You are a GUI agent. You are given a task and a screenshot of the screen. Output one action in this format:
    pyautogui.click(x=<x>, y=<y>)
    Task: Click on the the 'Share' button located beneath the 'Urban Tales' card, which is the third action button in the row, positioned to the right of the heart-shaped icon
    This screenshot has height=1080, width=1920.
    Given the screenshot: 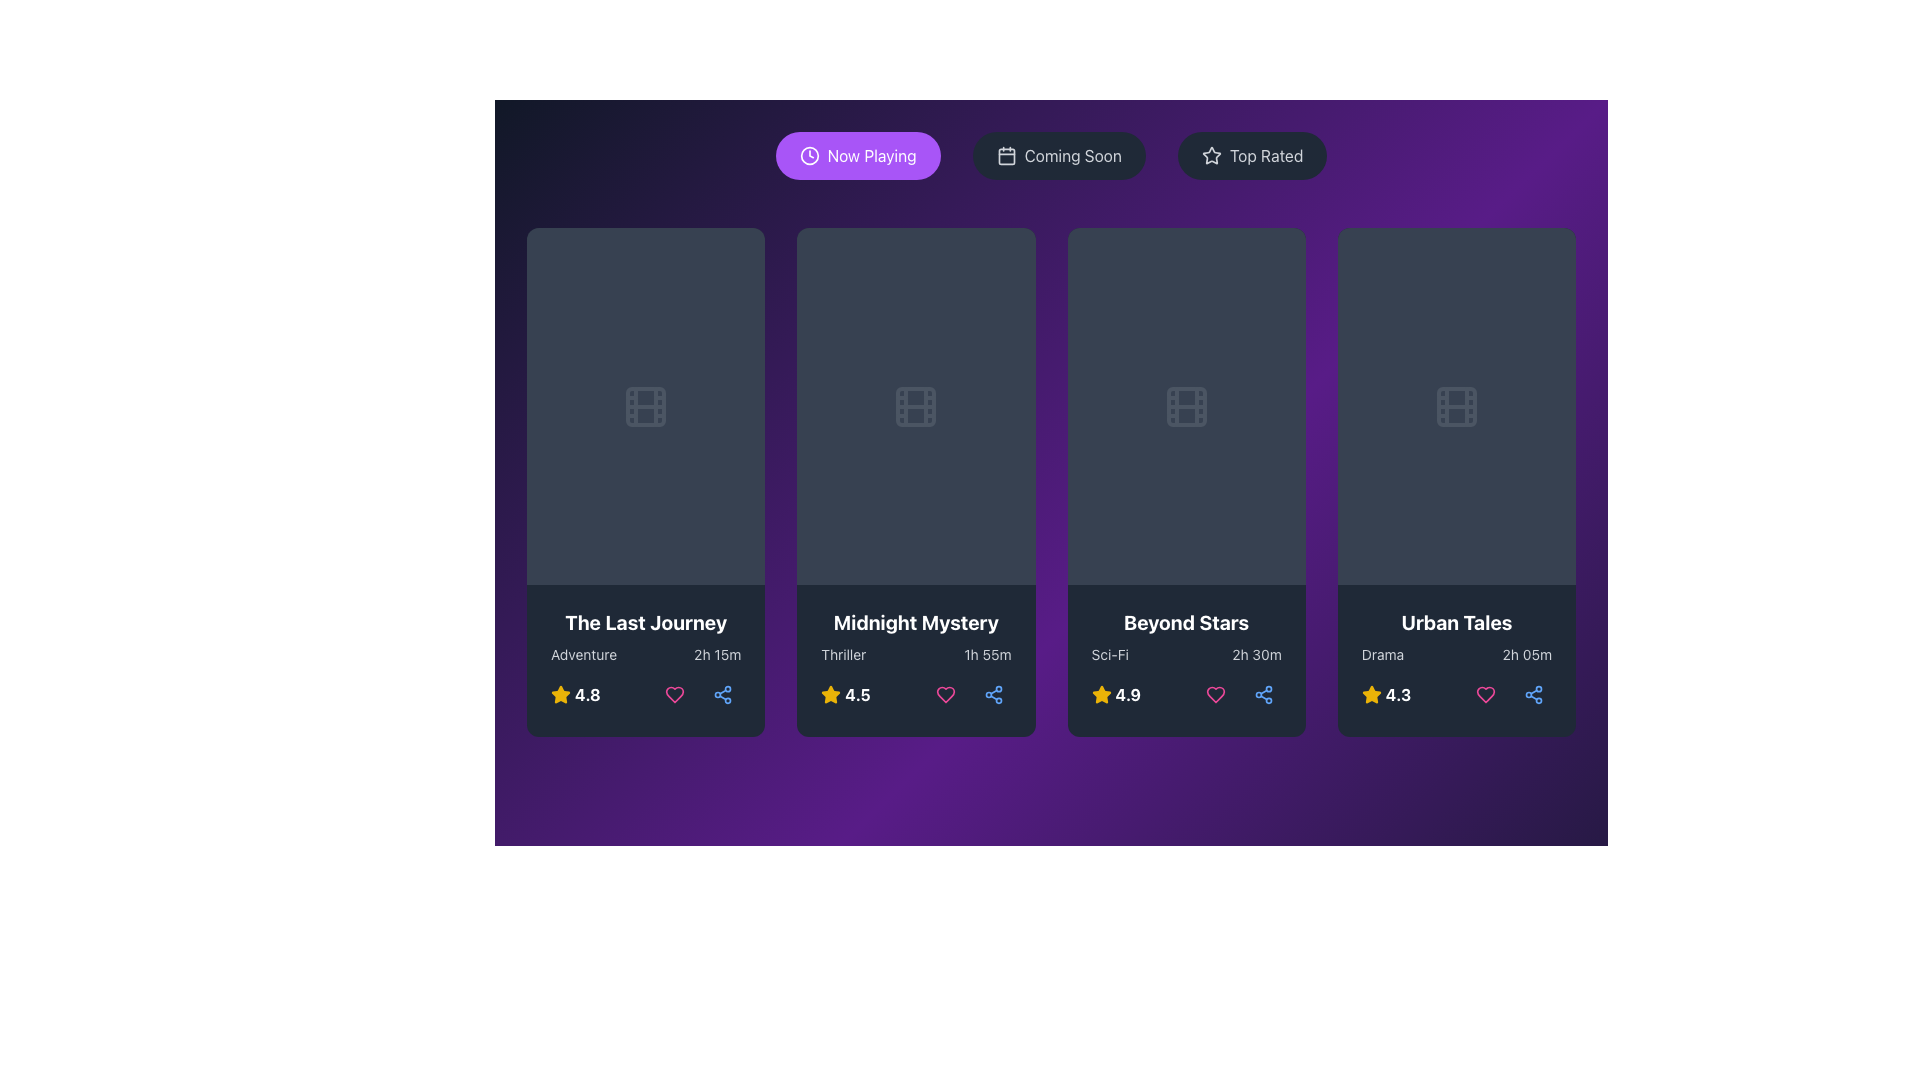 What is the action you would take?
    pyautogui.click(x=1533, y=693)
    